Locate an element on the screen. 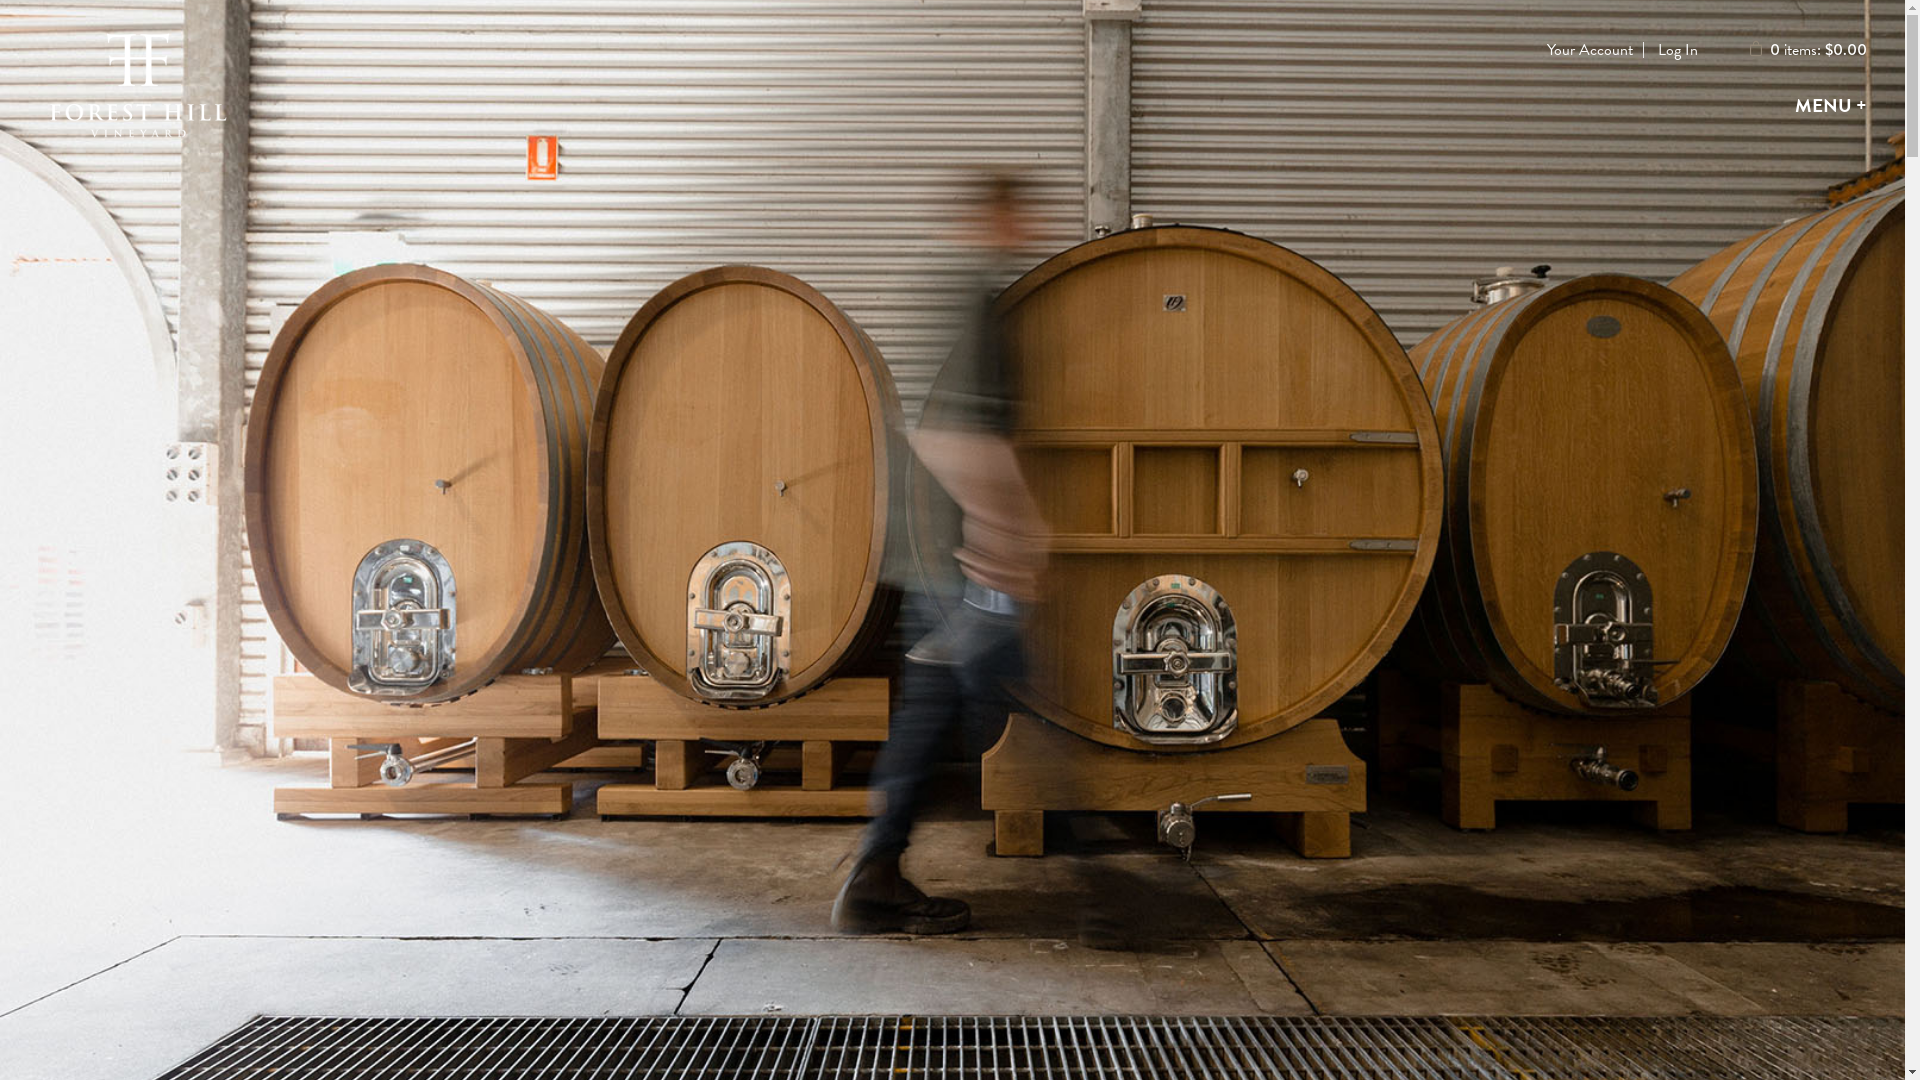 The height and width of the screenshot is (1080, 1920). 'Your Account' is located at coordinates (1545, 49).